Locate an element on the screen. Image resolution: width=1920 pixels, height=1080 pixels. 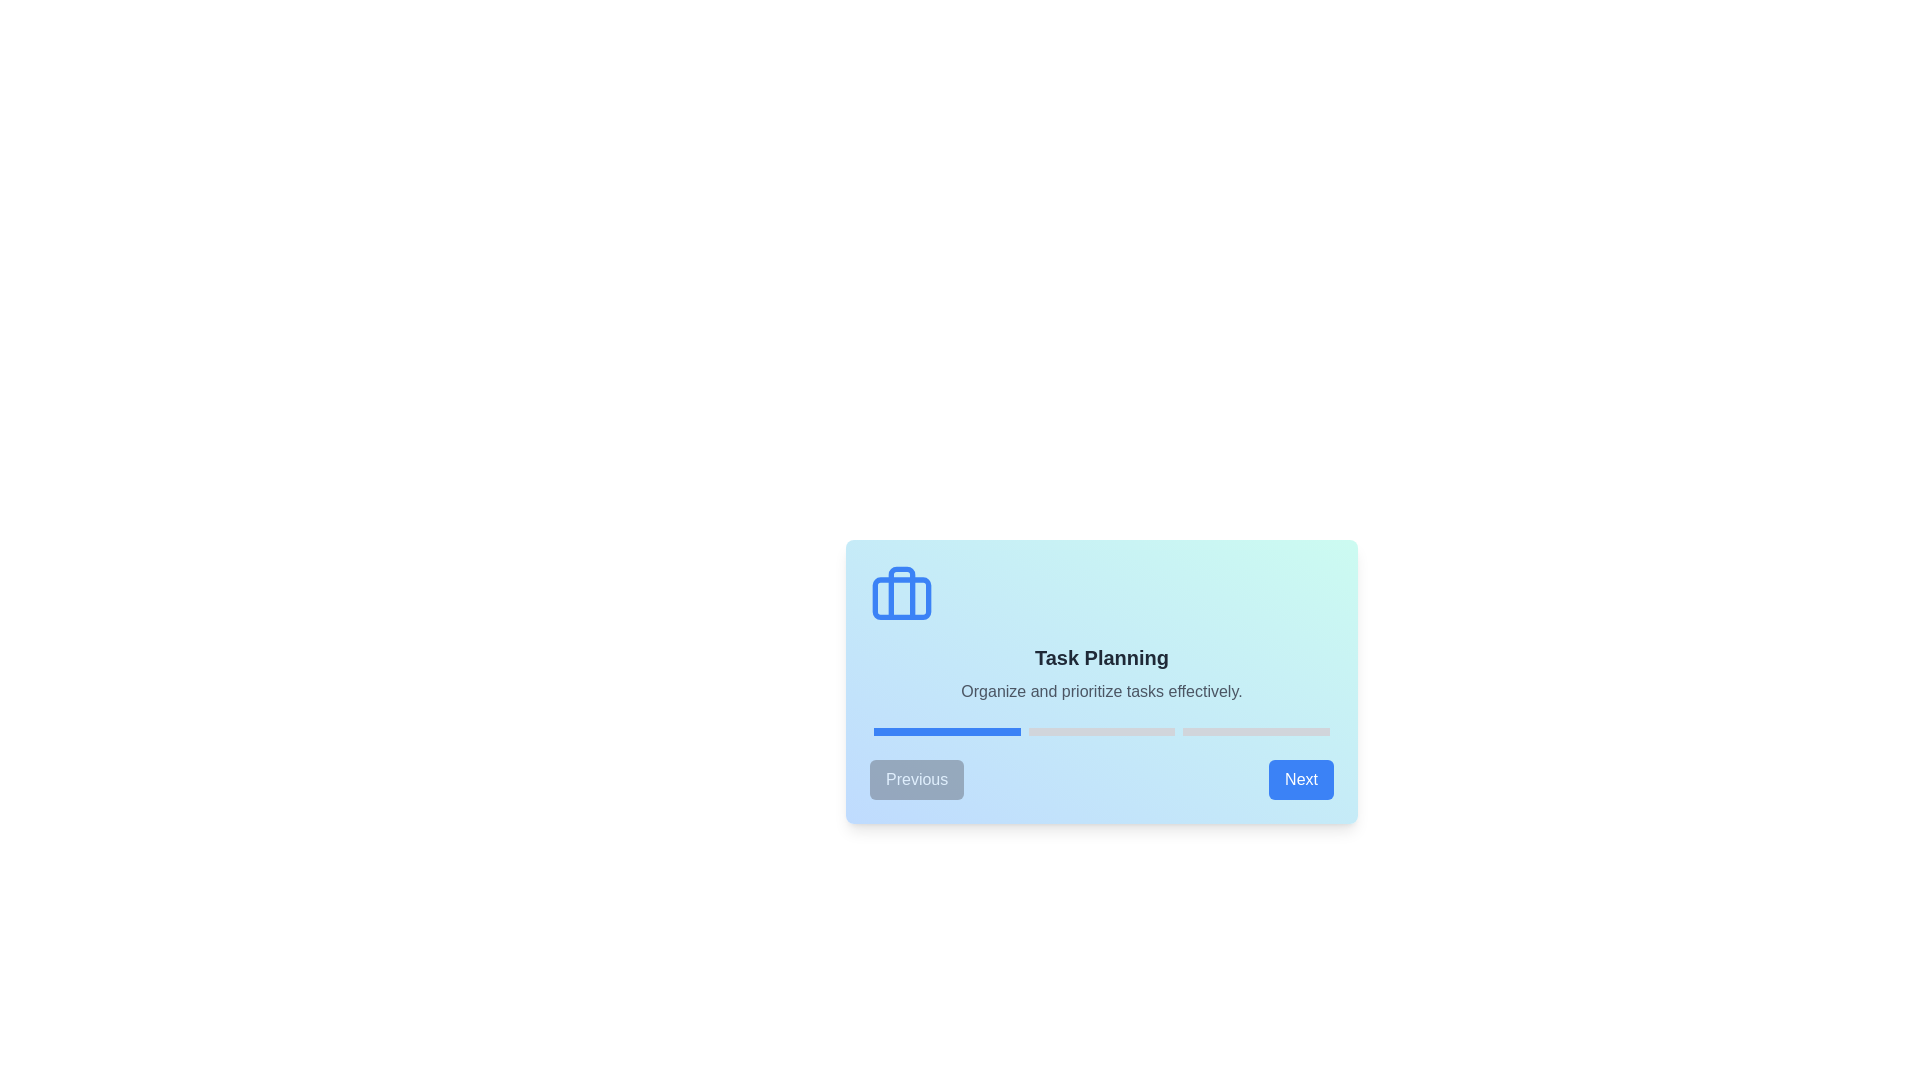
the 'Previous' button to navigate to the previous step is located at coordinates (916, 778).